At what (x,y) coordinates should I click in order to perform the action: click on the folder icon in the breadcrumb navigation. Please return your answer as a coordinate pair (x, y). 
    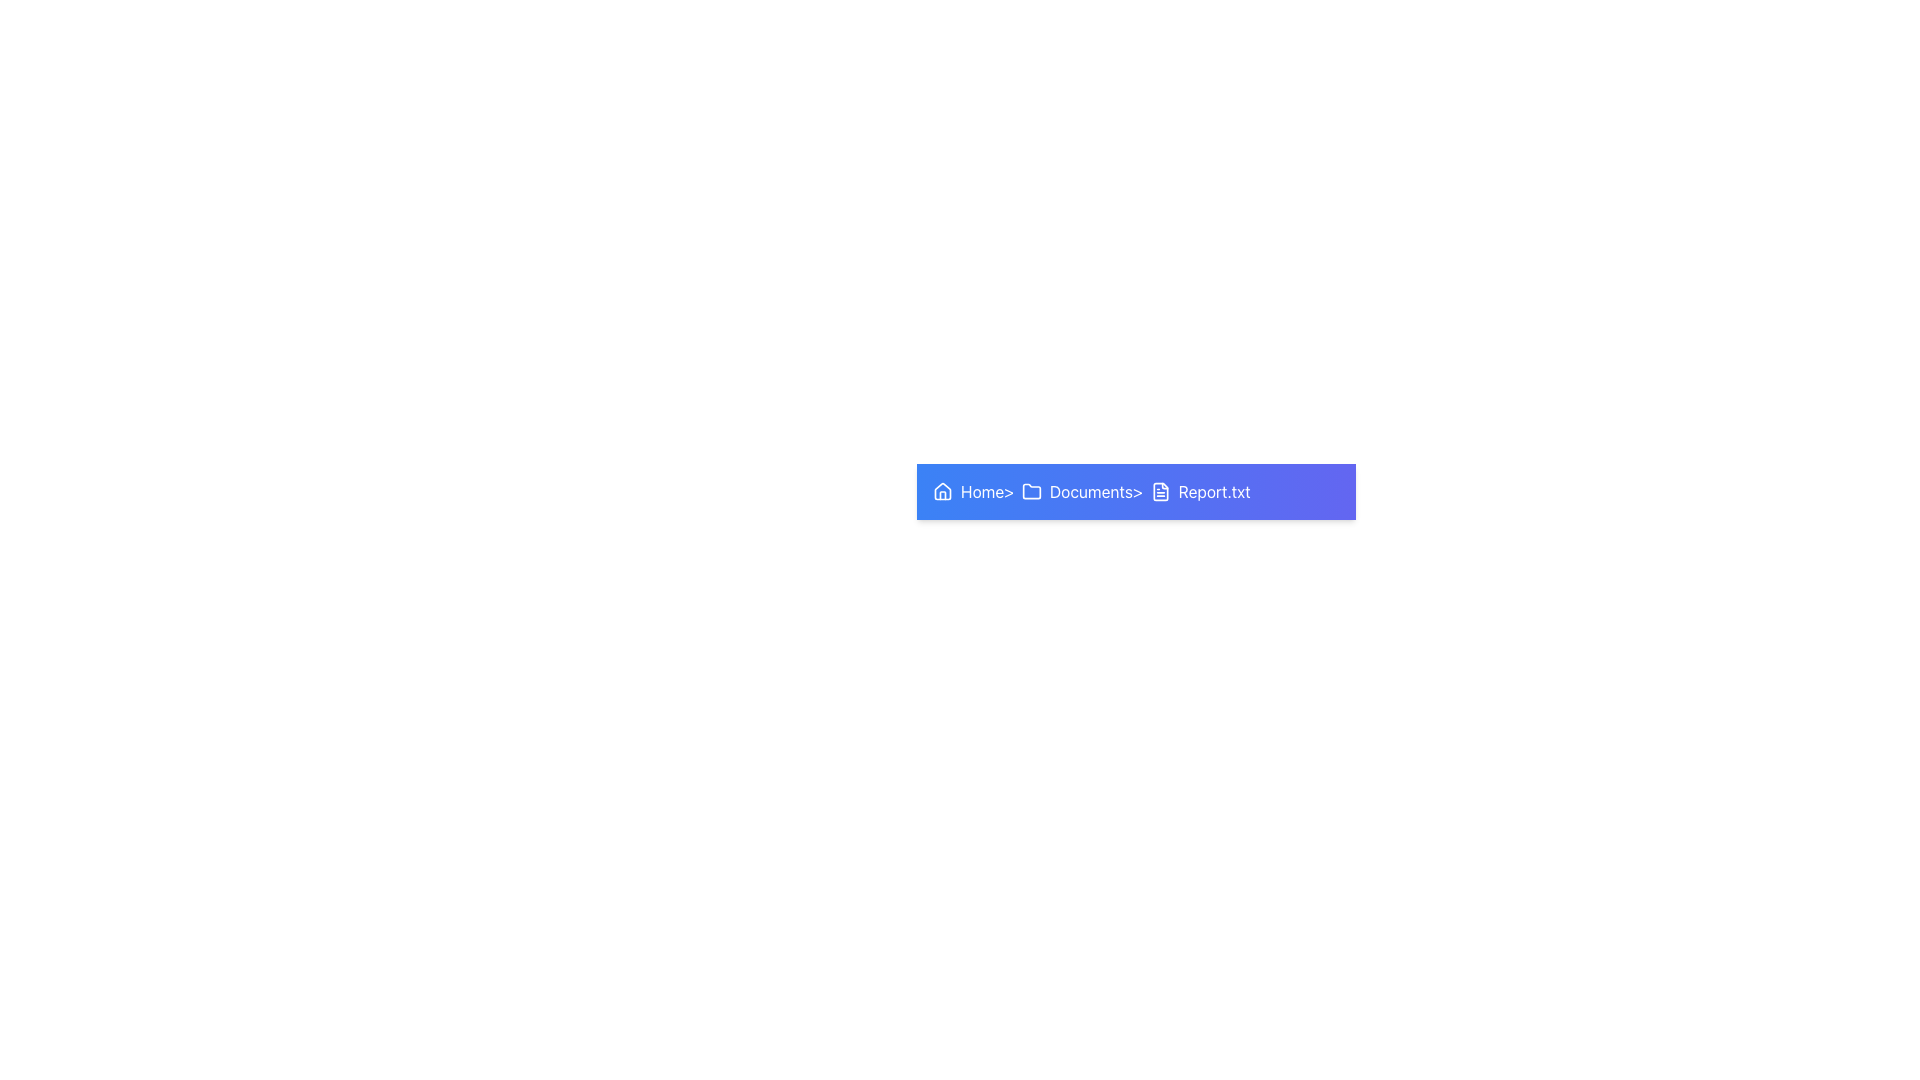
    Looking at the image, I should click on (1032, 491).